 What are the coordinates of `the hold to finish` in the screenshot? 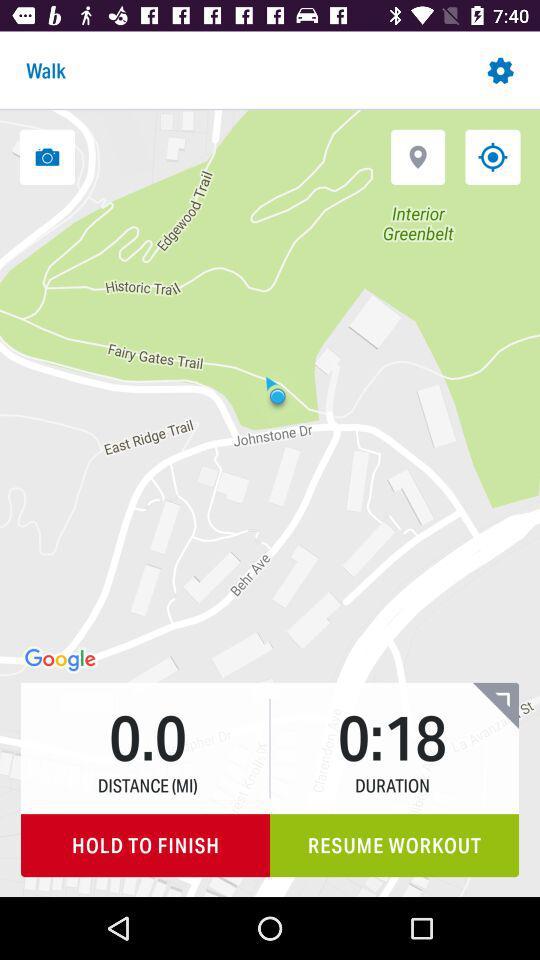 It's located at (144, 844).